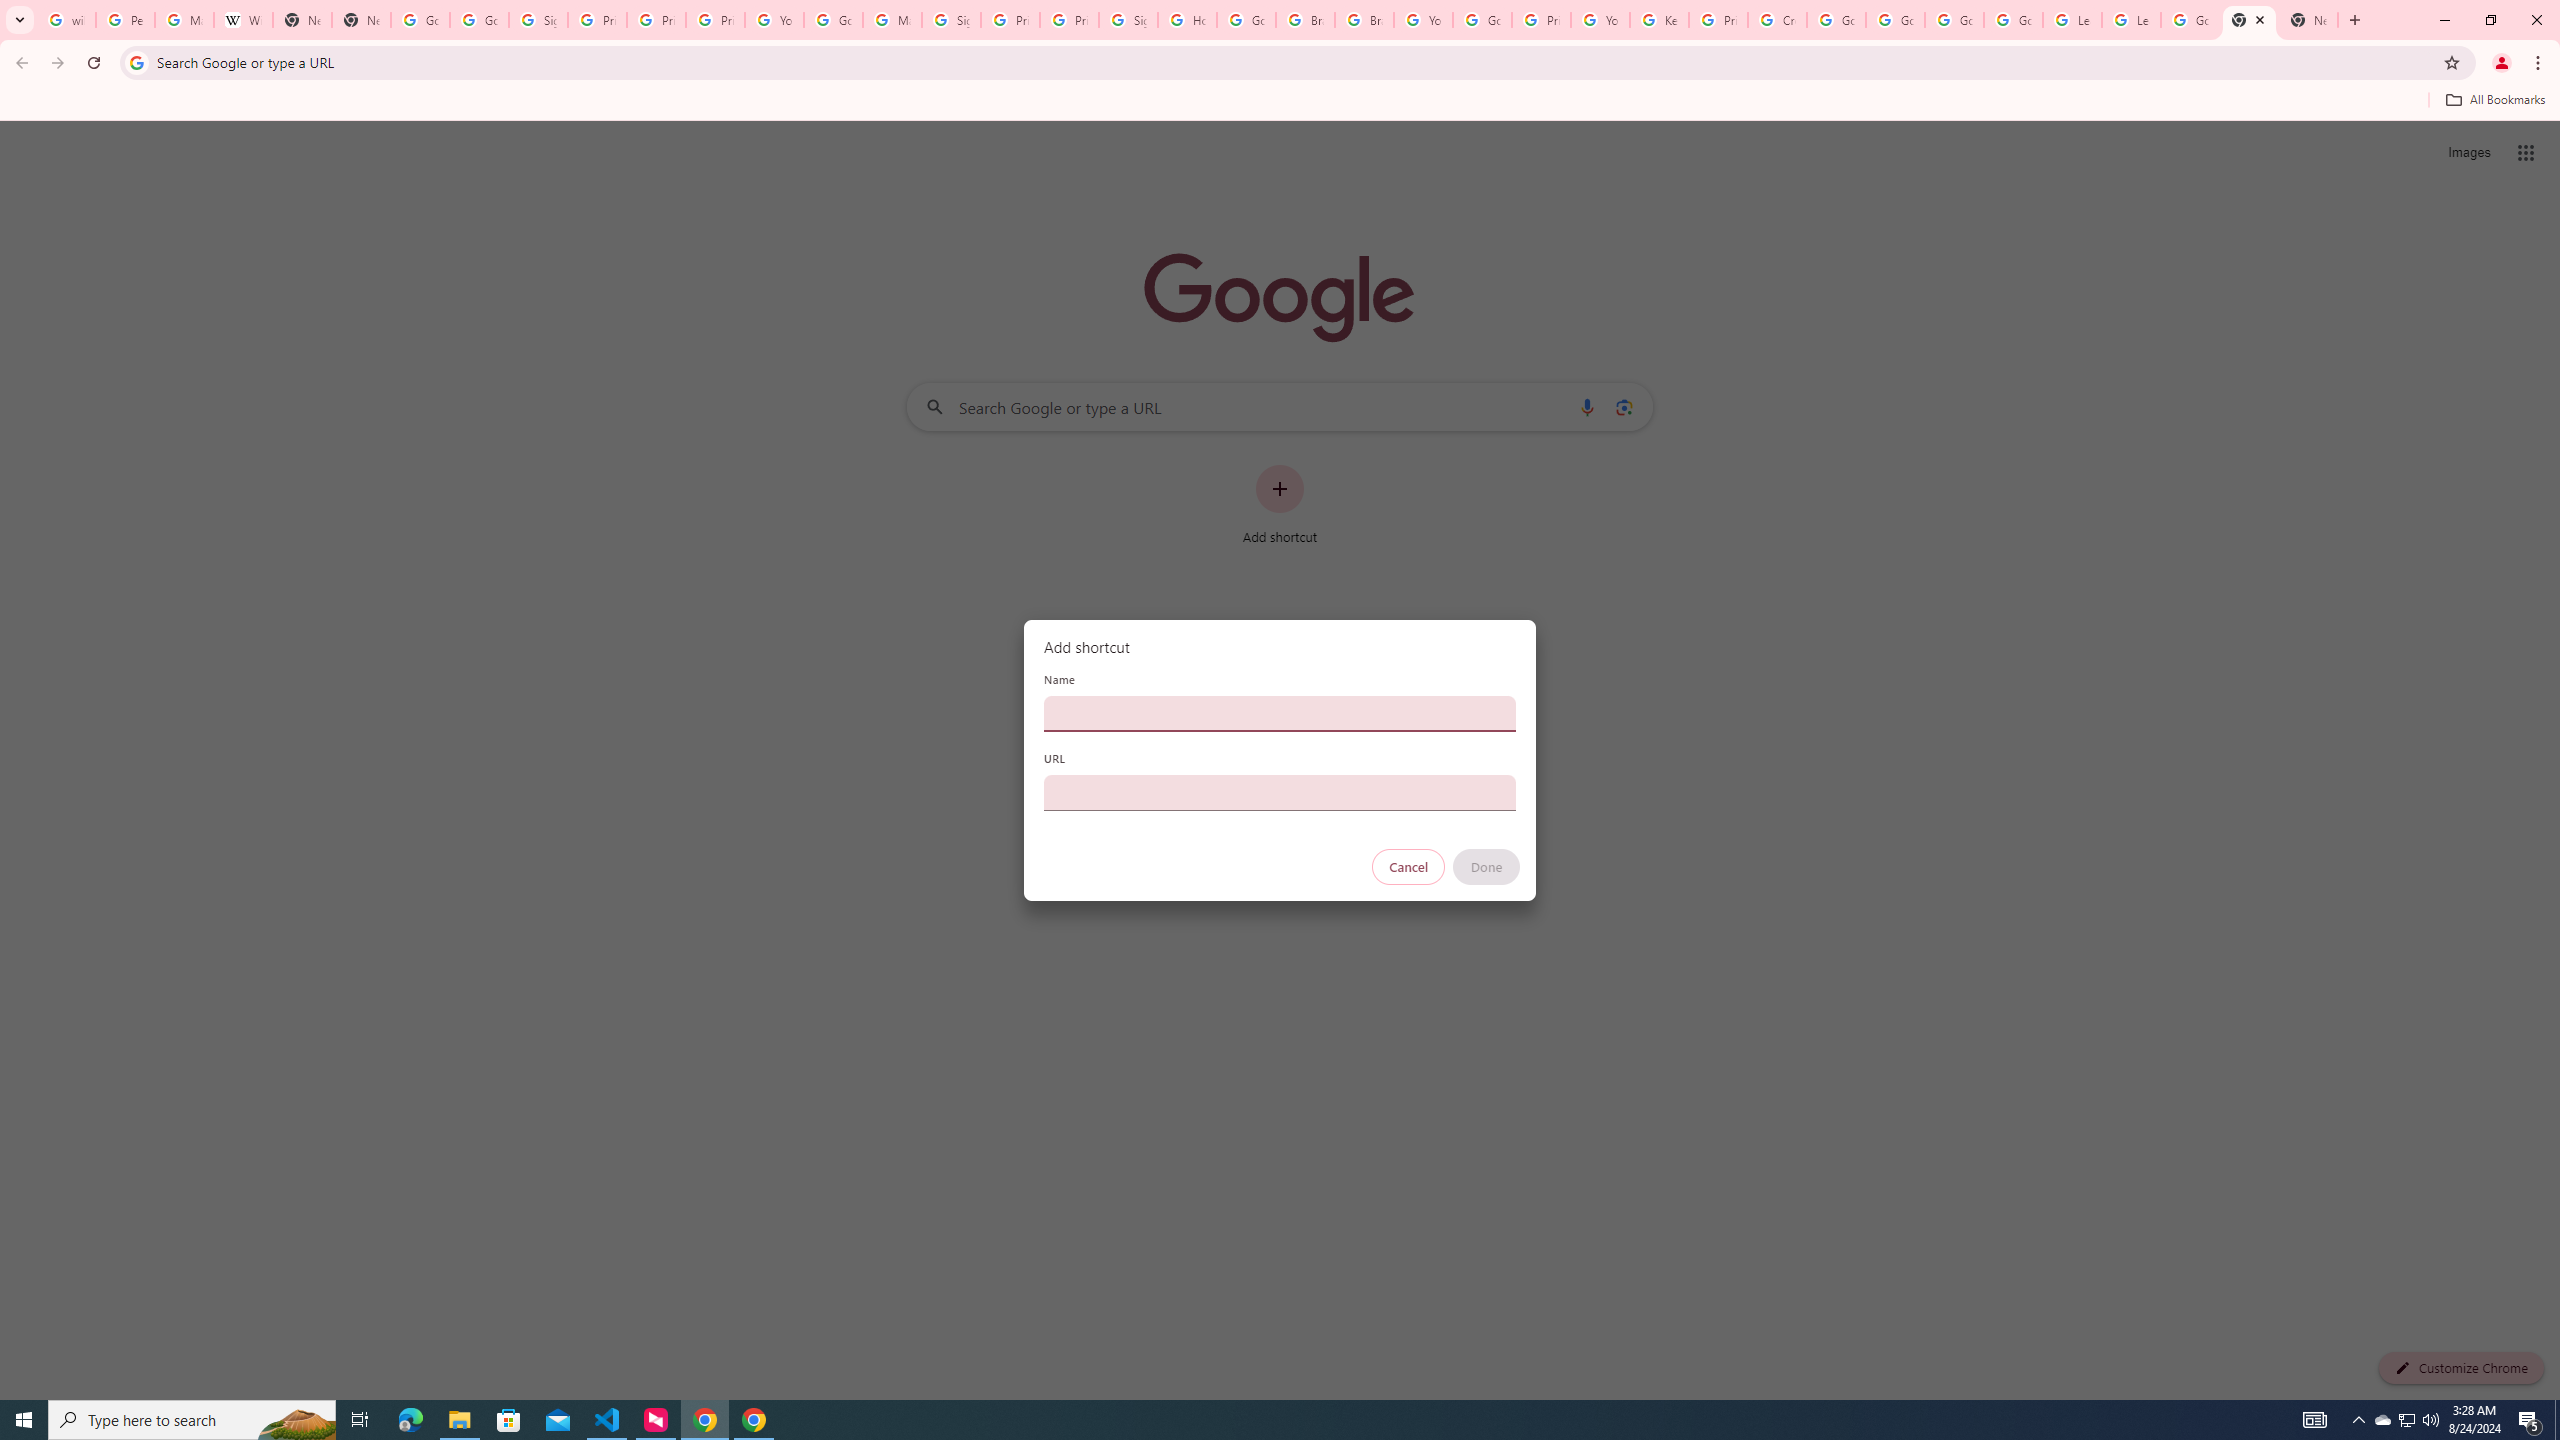 The width and height of the screenshot is (2560, 1440). What do you see at coordinates (1304, 19) in the screenshot?
I see `'Brand Resource Center'` at bounding box center [1304, 19].